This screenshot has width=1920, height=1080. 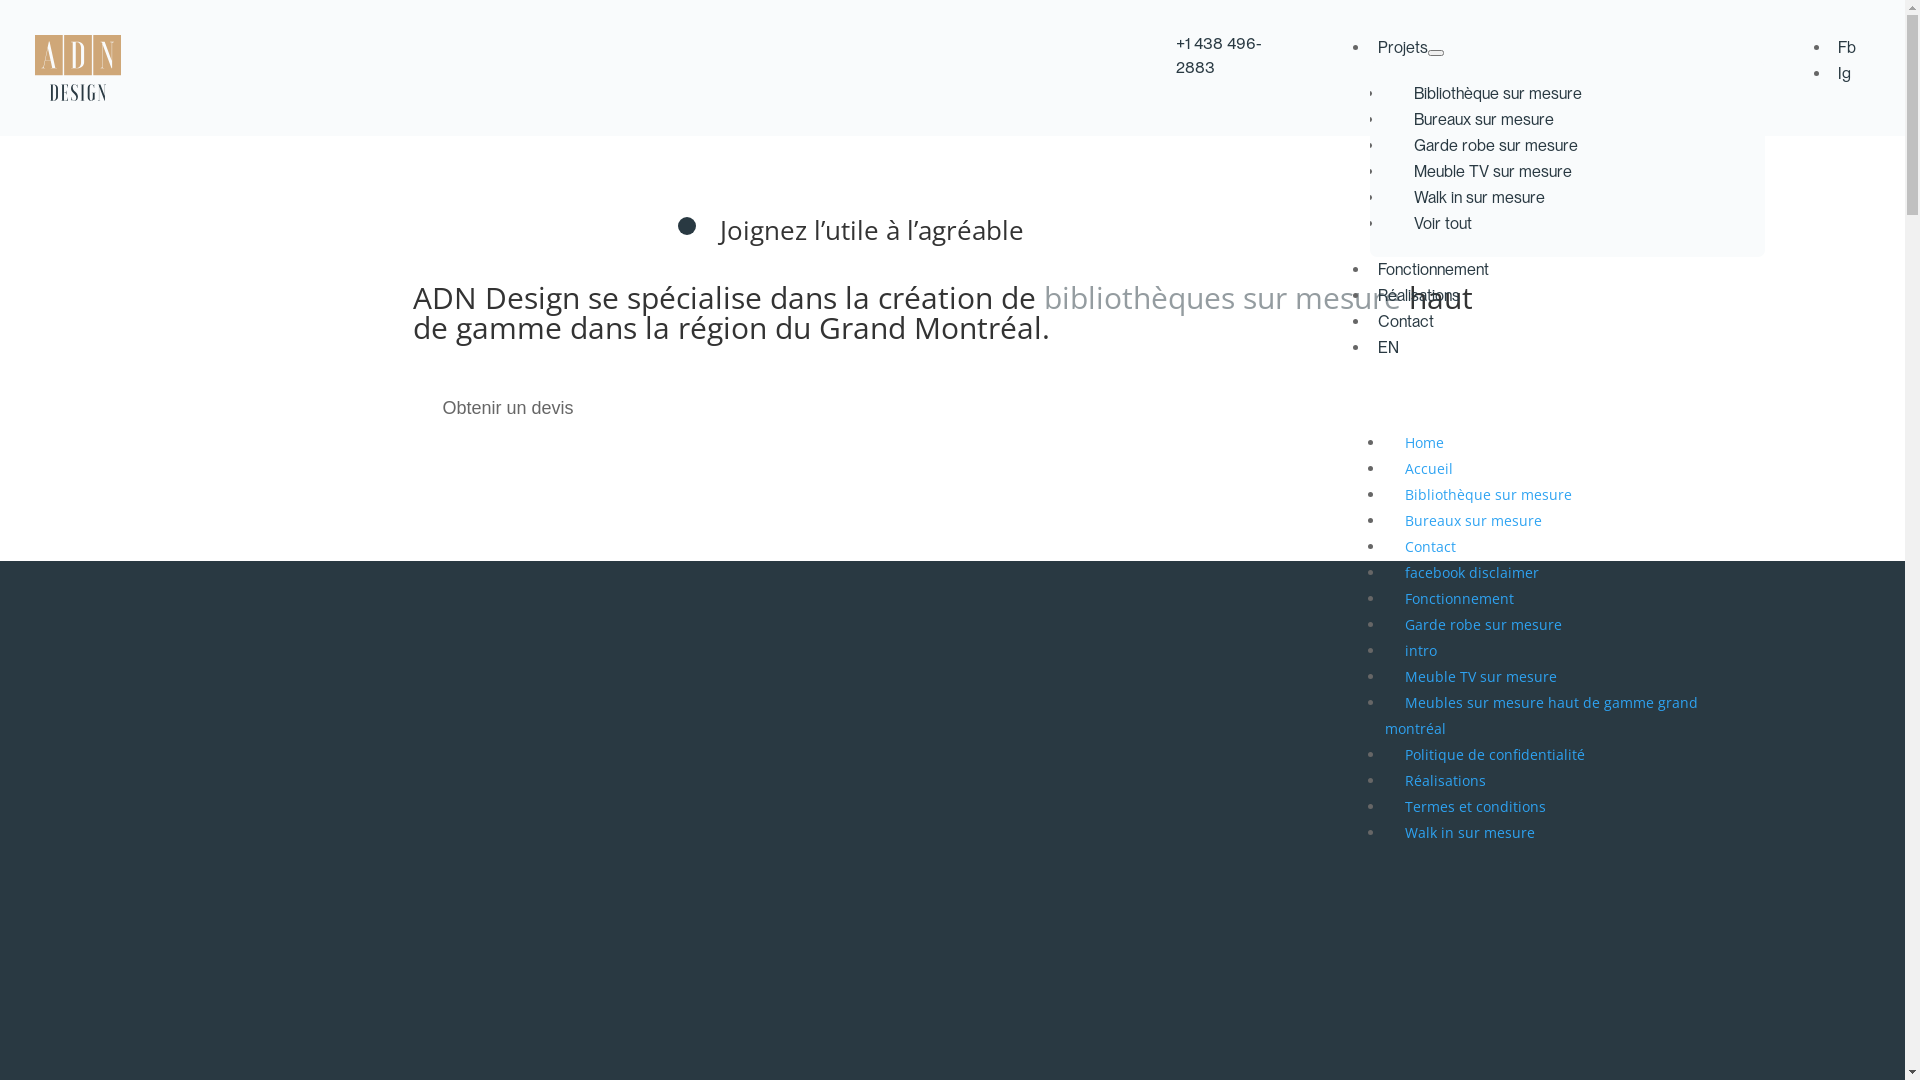 What do you see at coordinates (1475, 805) in the screenshot?
I see `'Termes et conditions'` at bounding box center [1475, 805].